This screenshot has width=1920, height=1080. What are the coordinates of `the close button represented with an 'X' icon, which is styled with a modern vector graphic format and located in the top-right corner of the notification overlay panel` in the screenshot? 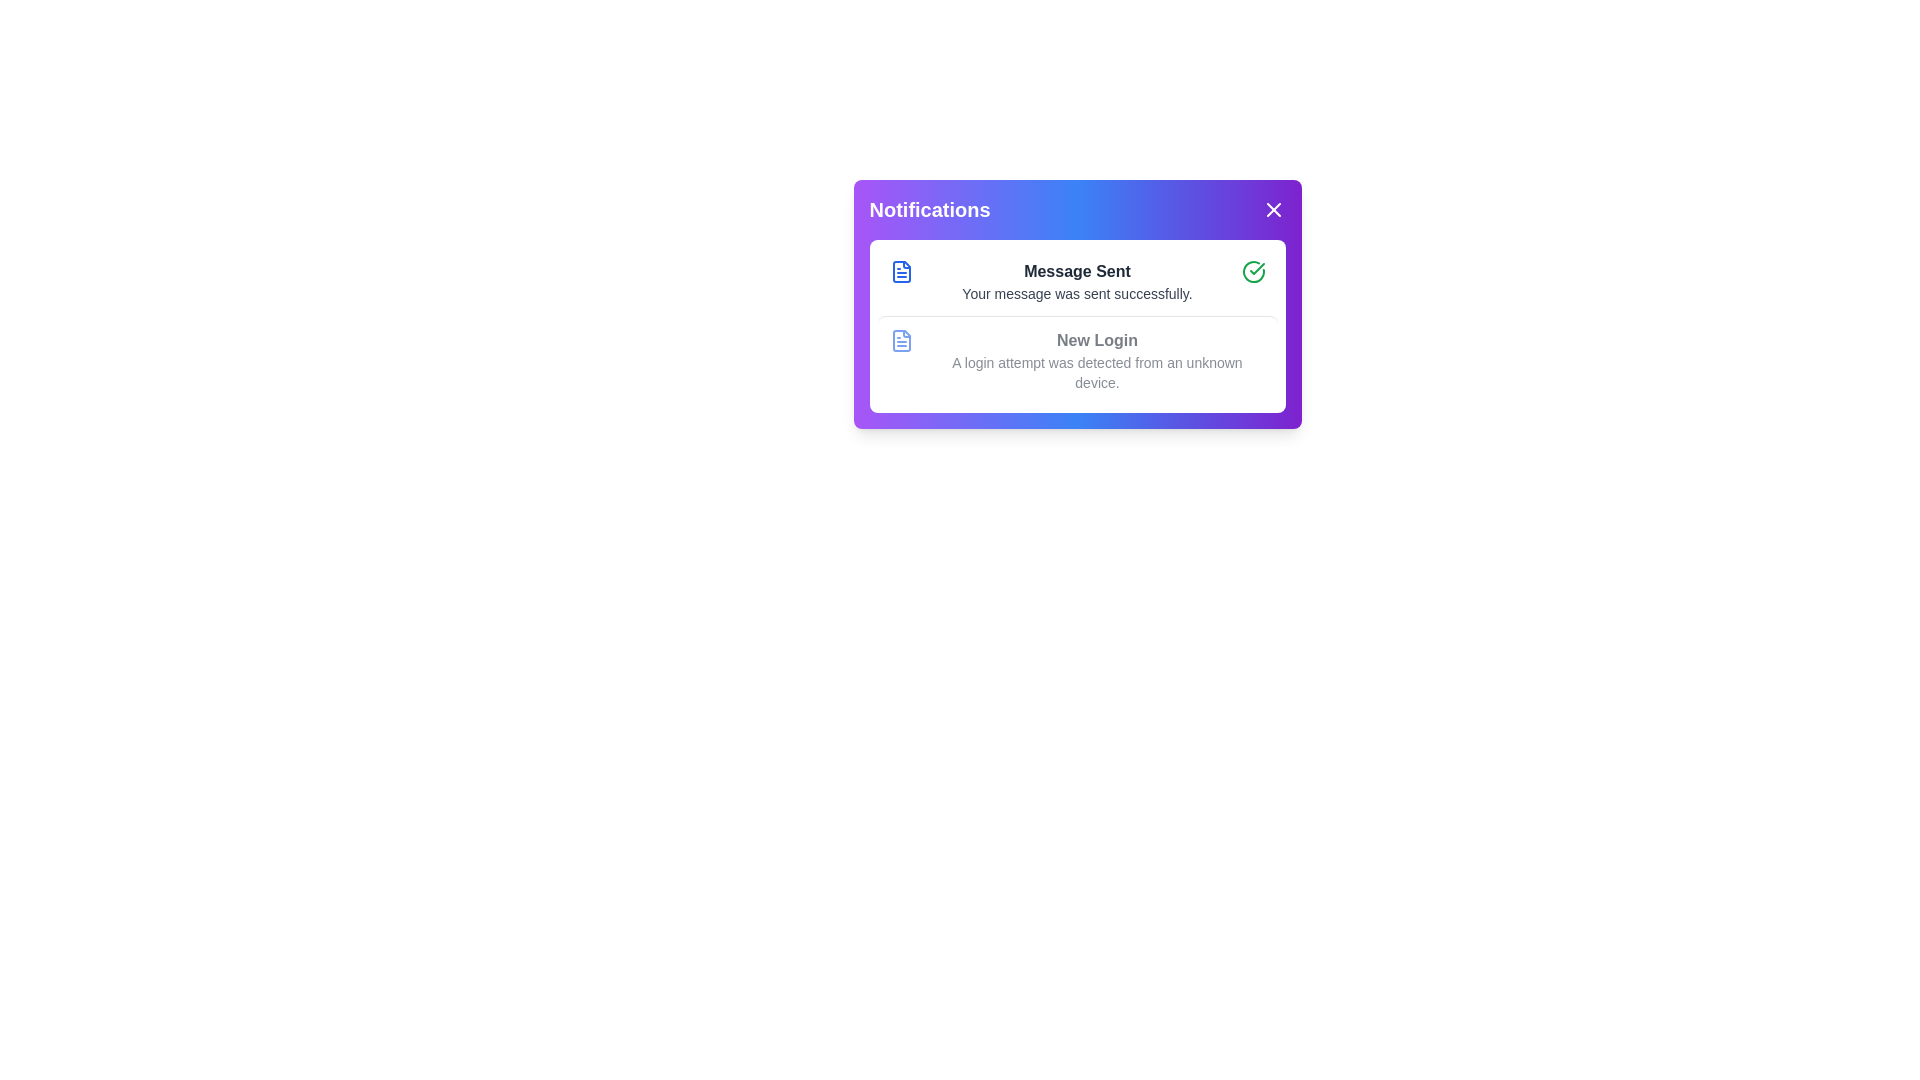 It's located at (1272, 209).